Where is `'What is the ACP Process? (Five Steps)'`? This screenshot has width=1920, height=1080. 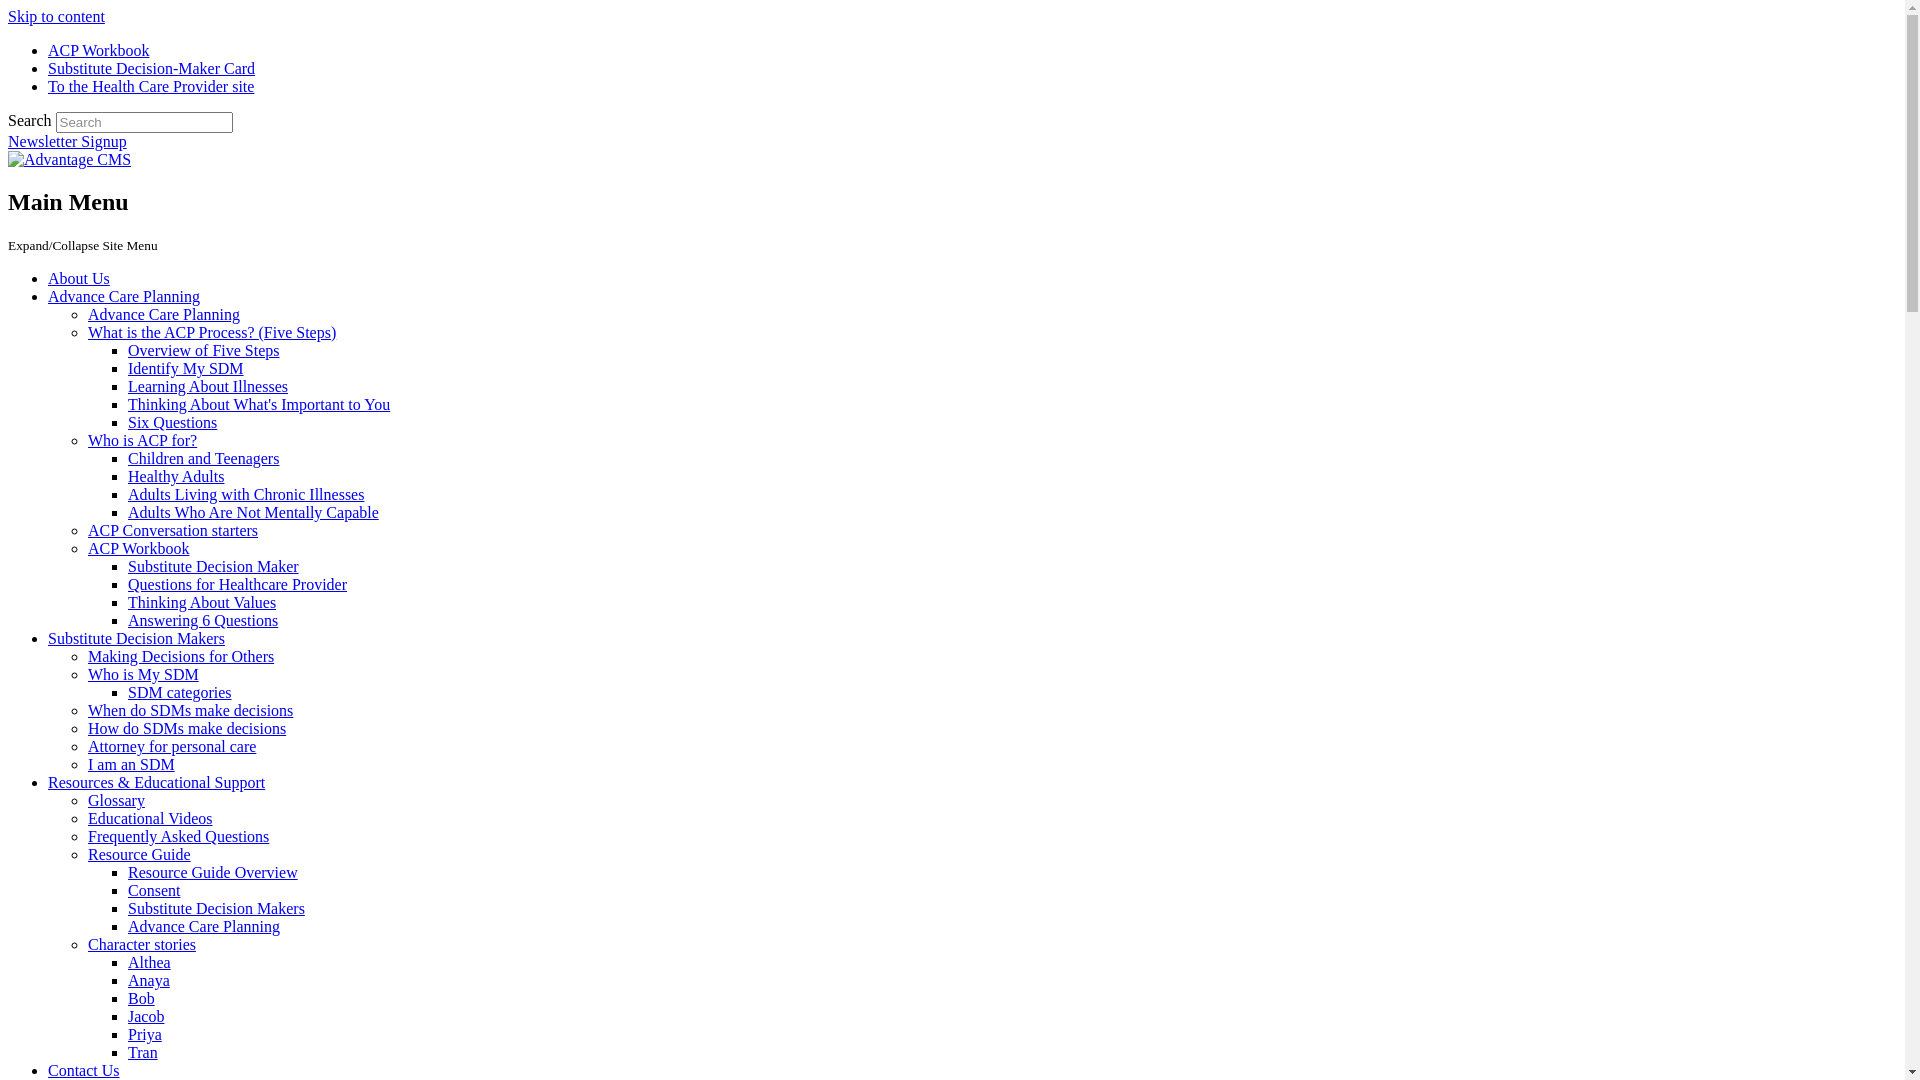 'What is the ACP Process? (Five Steps)' is located at coordinates (211, 331).